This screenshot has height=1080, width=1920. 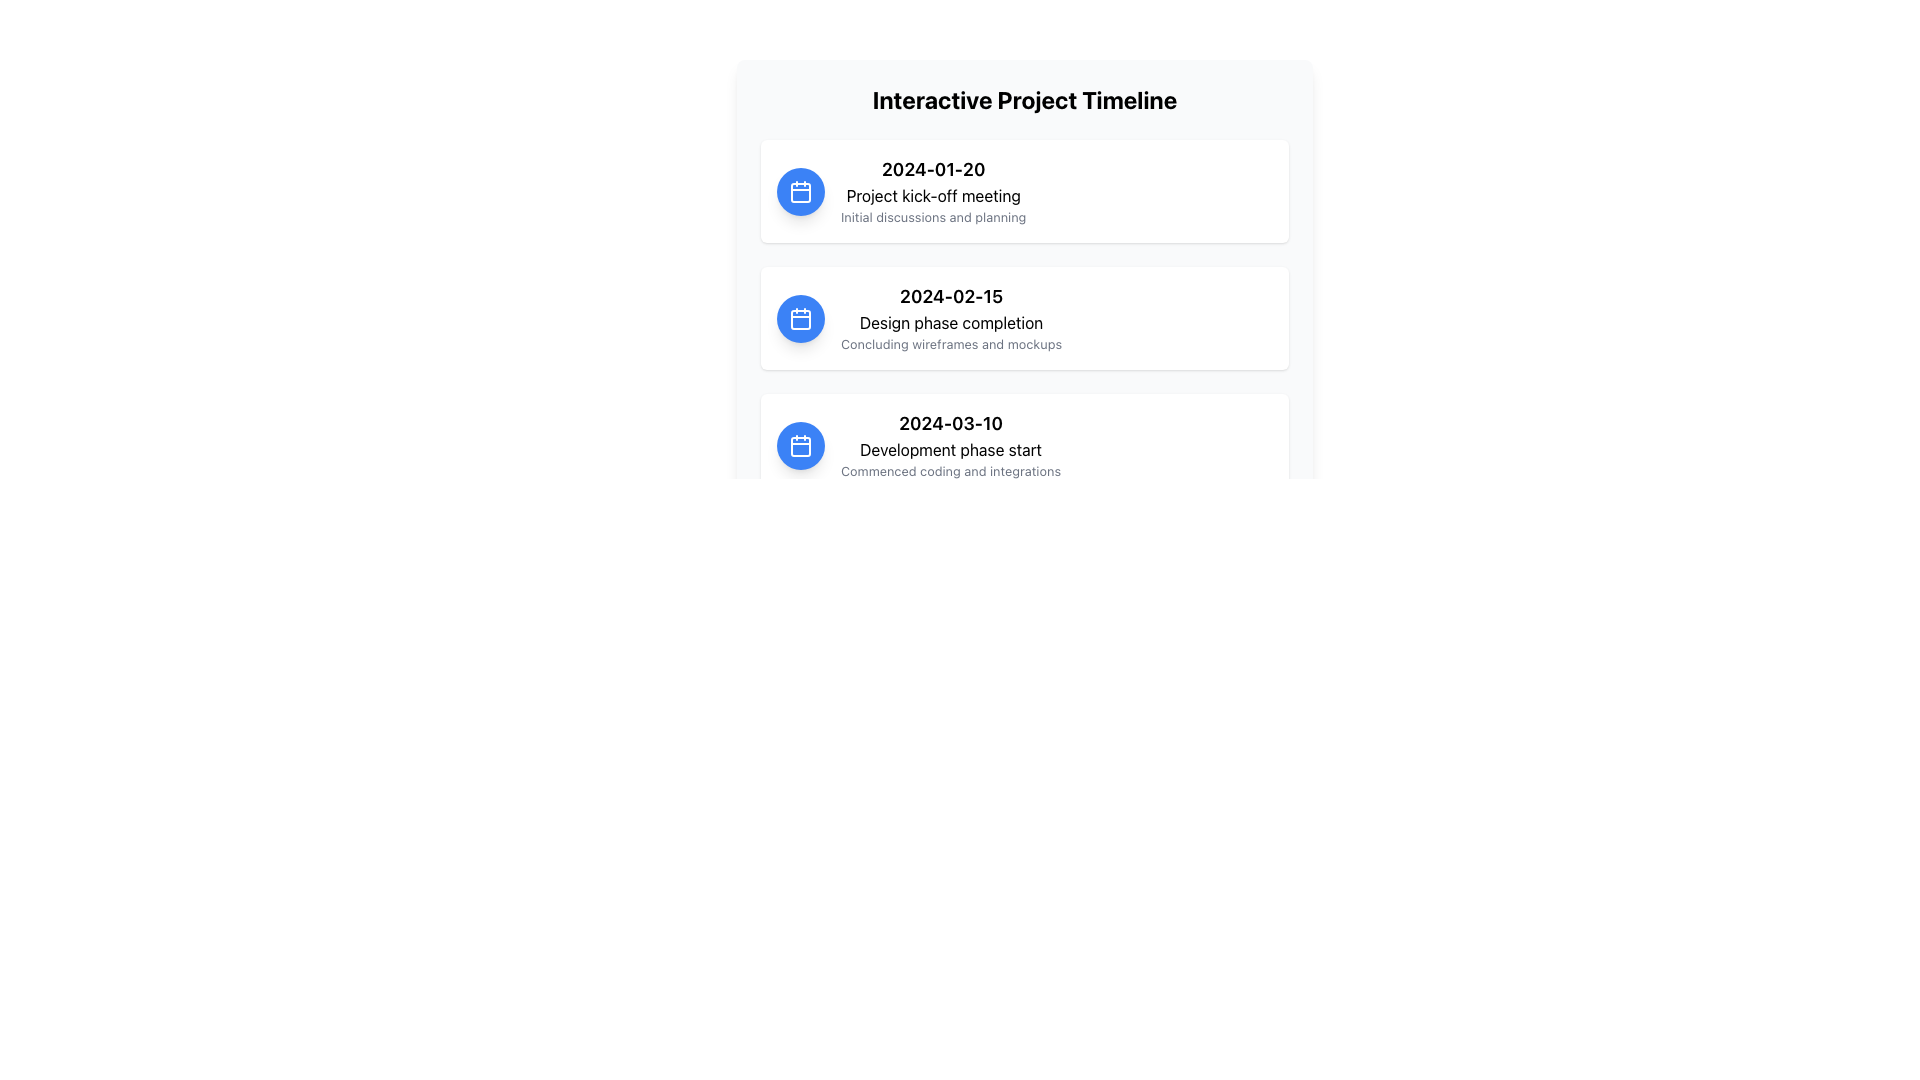 What do you see at coordinates (801, 445) in the screenshot?
I see `the background rectangle of the calendar icon, which is located to the left of the 'Development phase start' event in the timeline list` at bounding box center [801, 445].